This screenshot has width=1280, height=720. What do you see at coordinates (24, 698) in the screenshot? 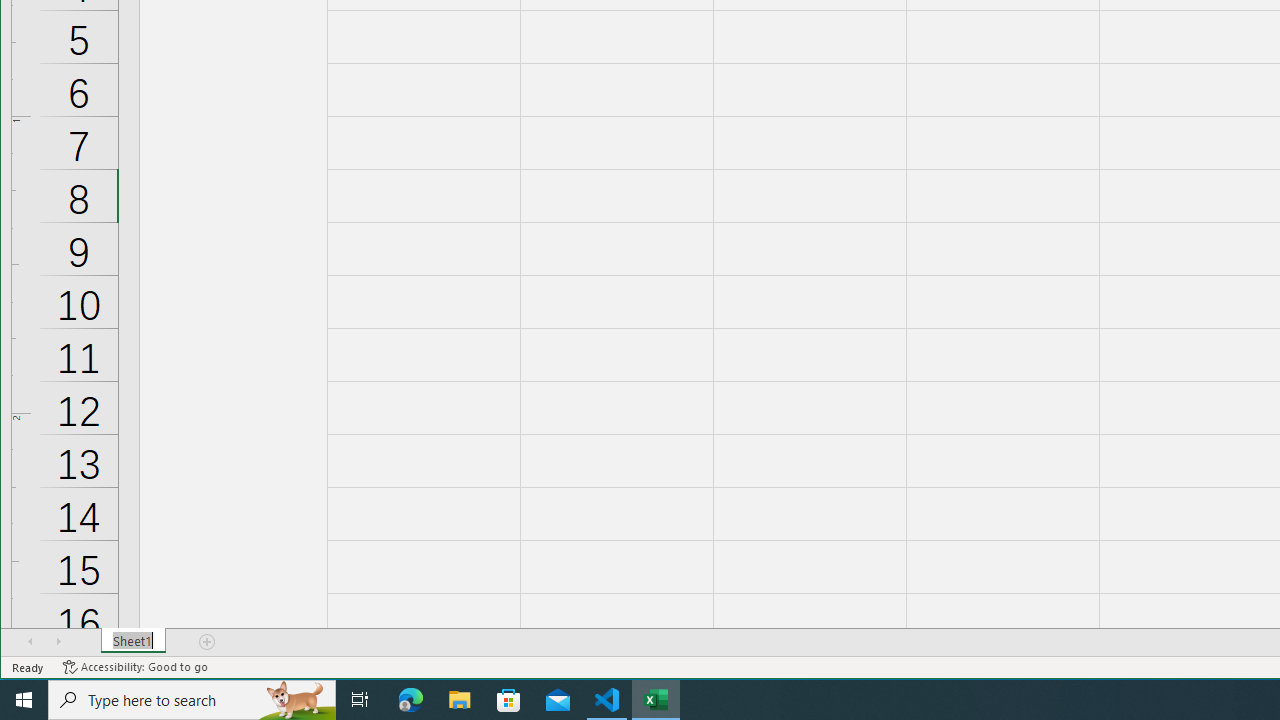
I see `'Start'` at bounding box center [24, 698].